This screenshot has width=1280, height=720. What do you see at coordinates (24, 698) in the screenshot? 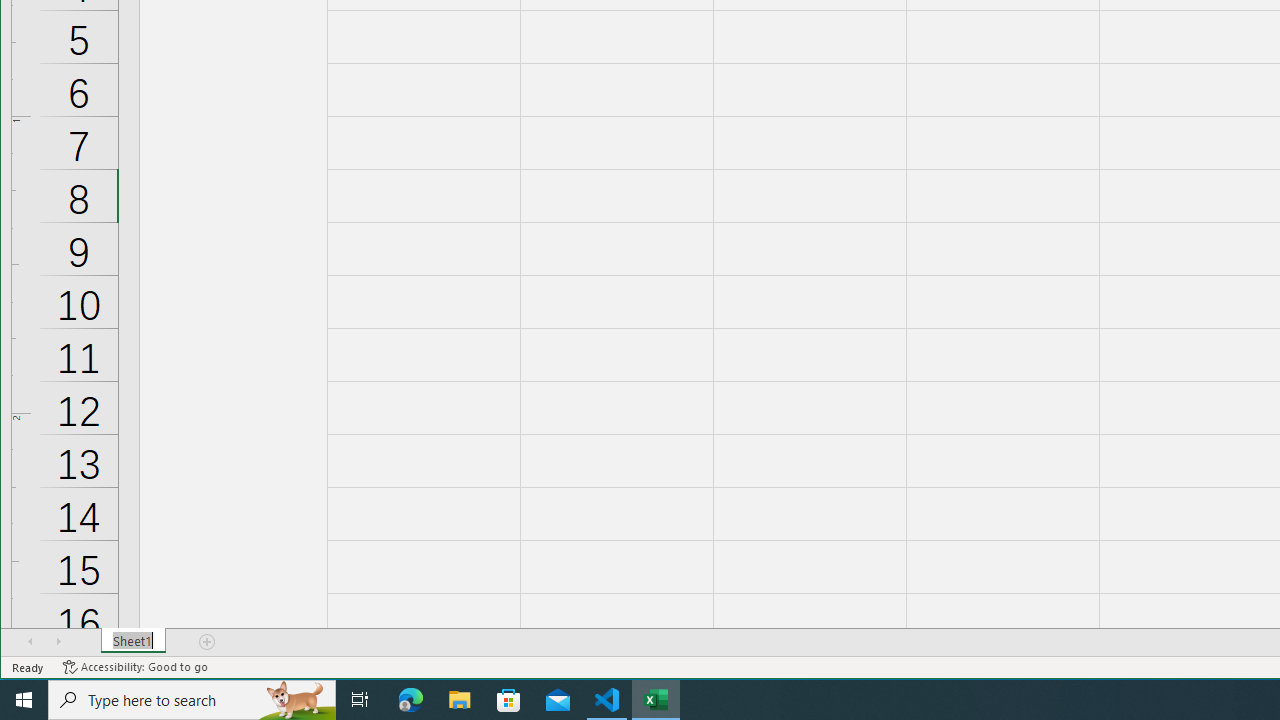
I see `'Start'` at bounding box center [24, 698].